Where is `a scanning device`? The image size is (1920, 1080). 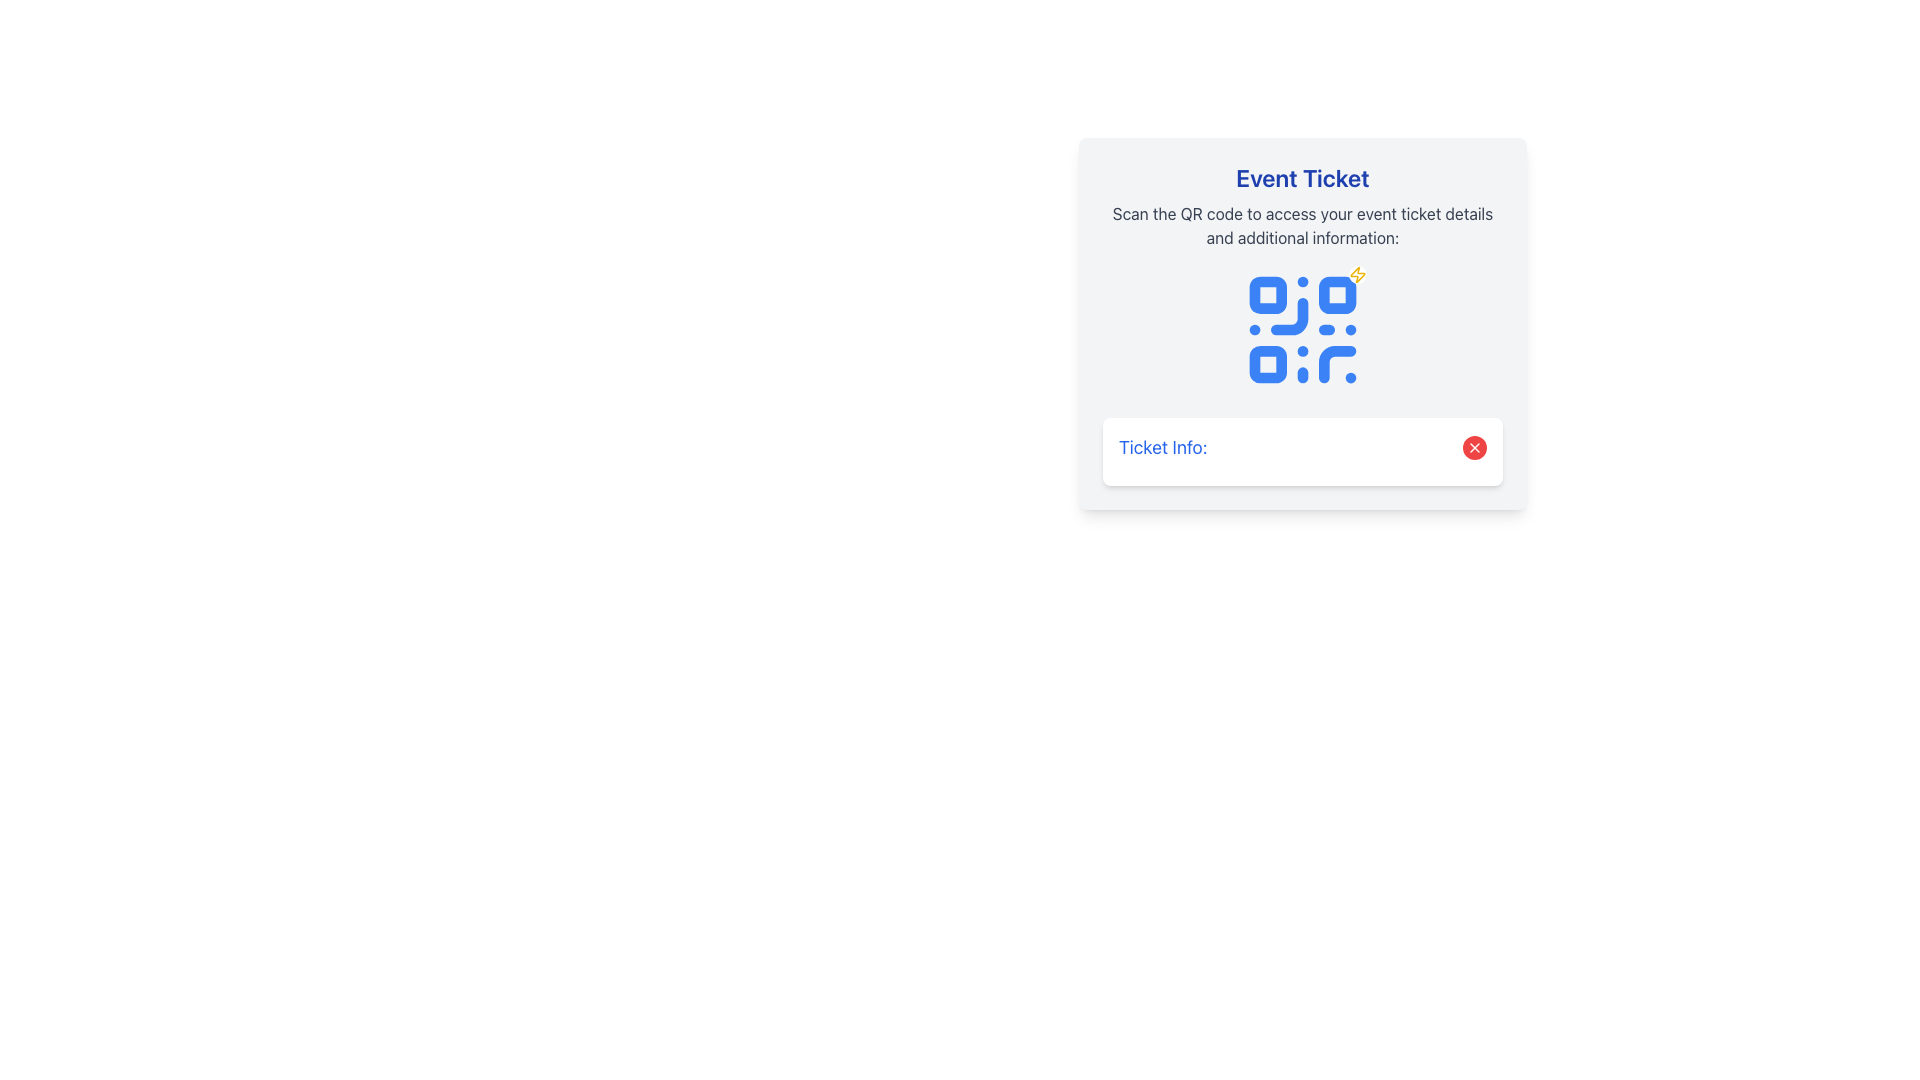
a scanning device is located at coordinates (1302, 329).